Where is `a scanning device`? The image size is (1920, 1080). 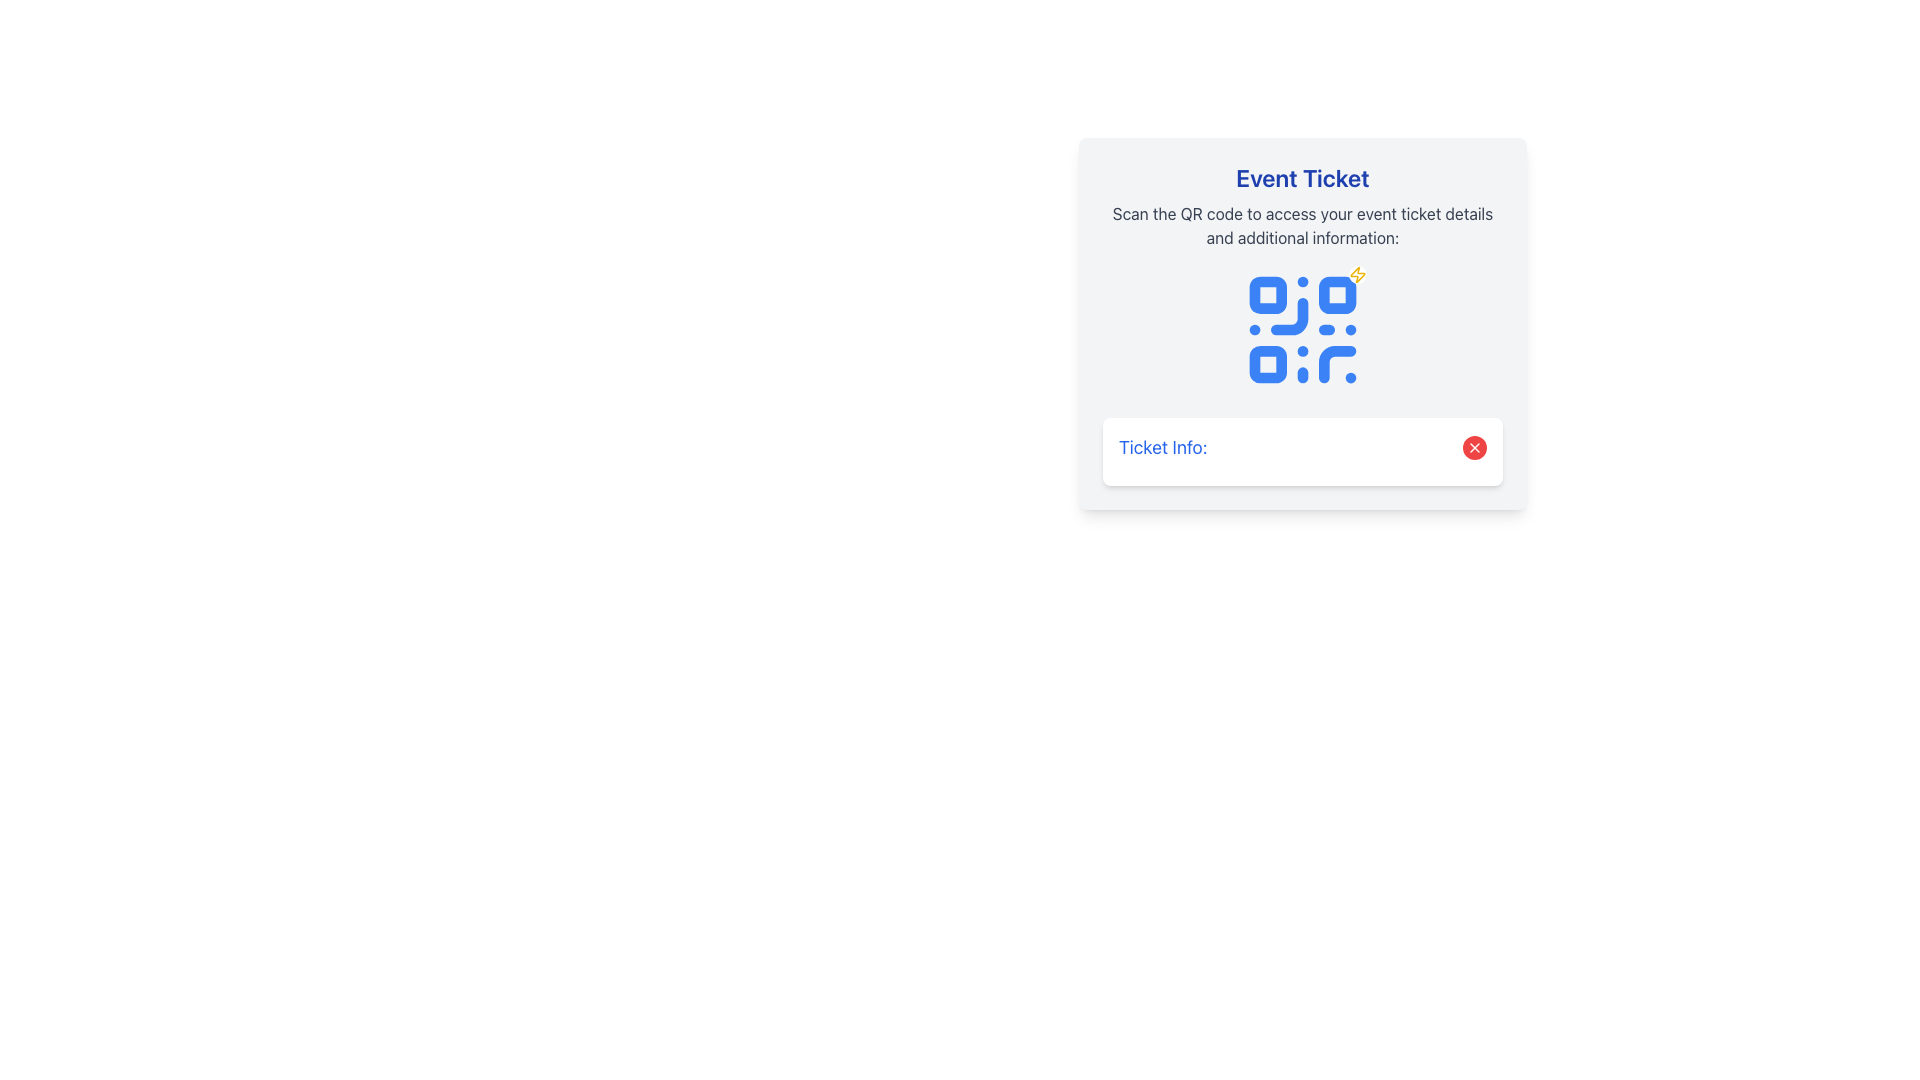
a scanning device is located at coordinates (1302, 329).